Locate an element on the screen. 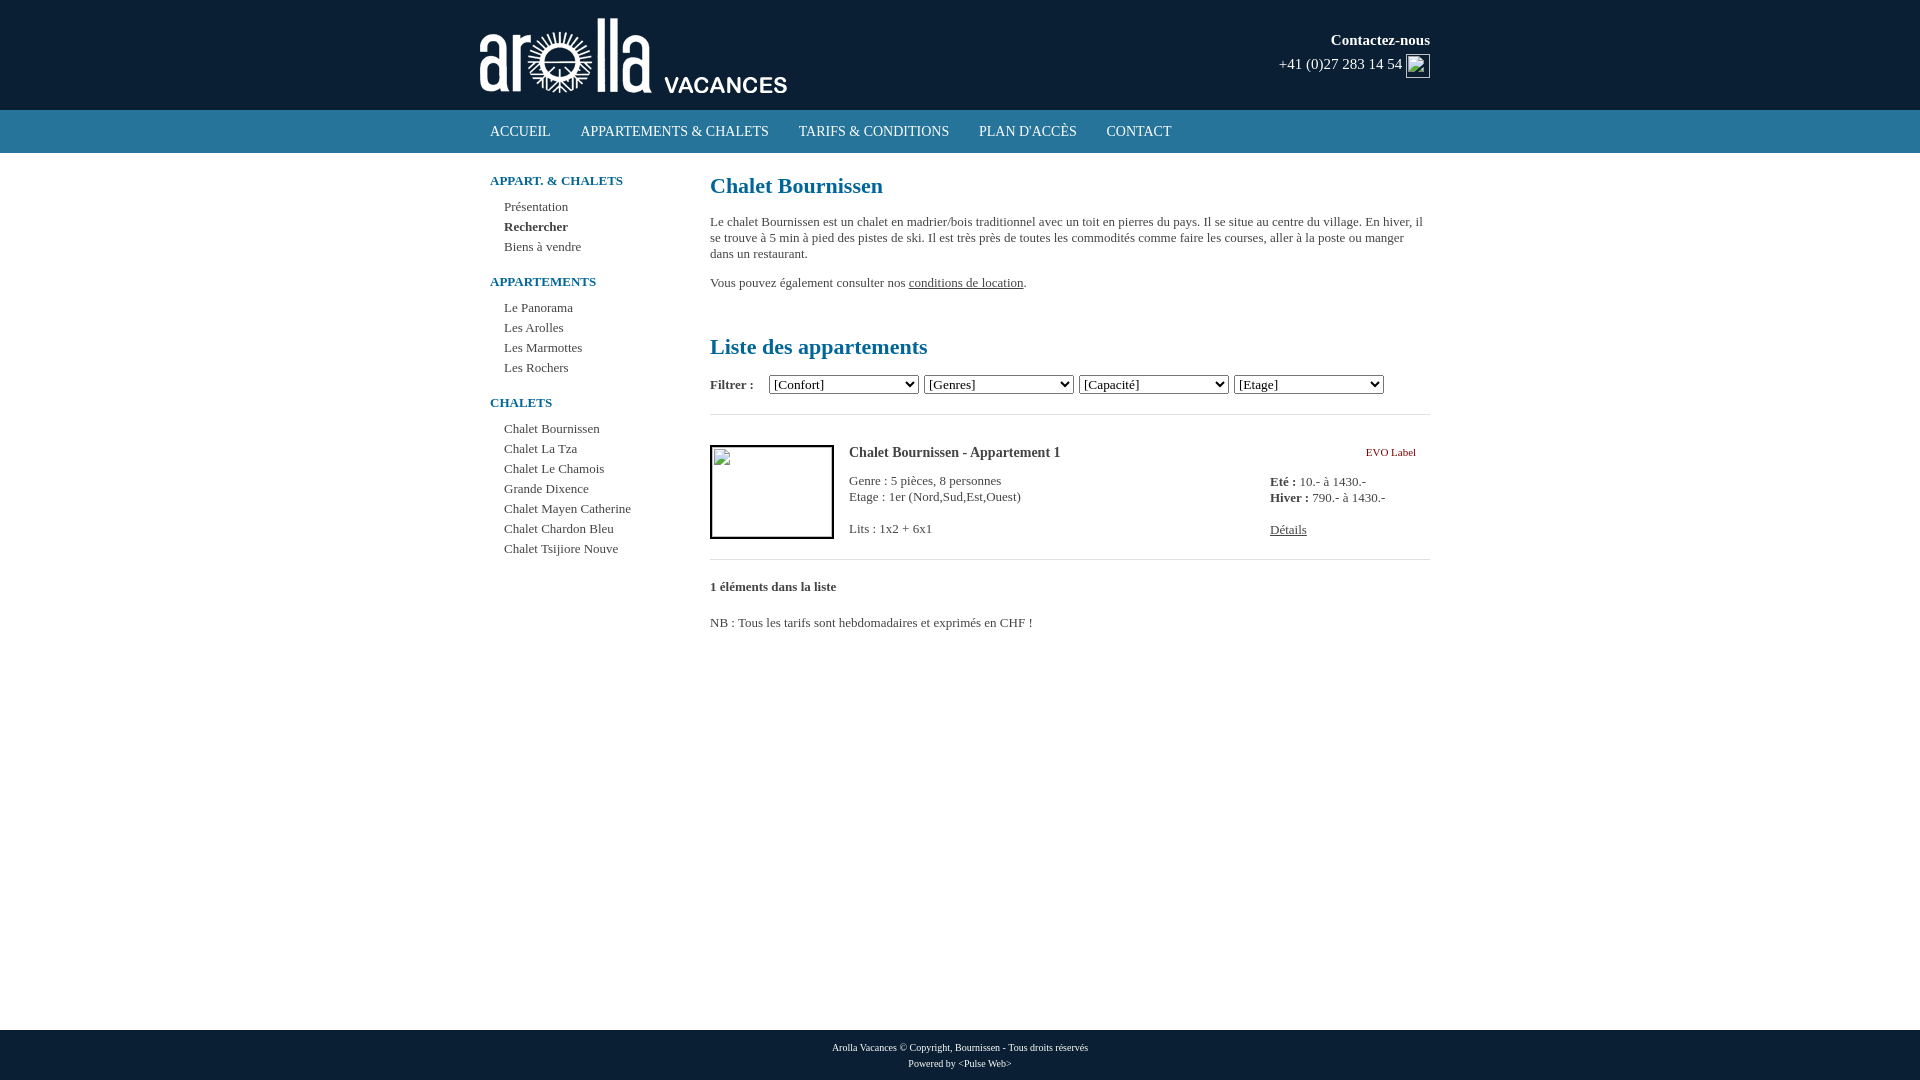  'Powered by <Pulse Web>' is located at coordinates (906, 1062).